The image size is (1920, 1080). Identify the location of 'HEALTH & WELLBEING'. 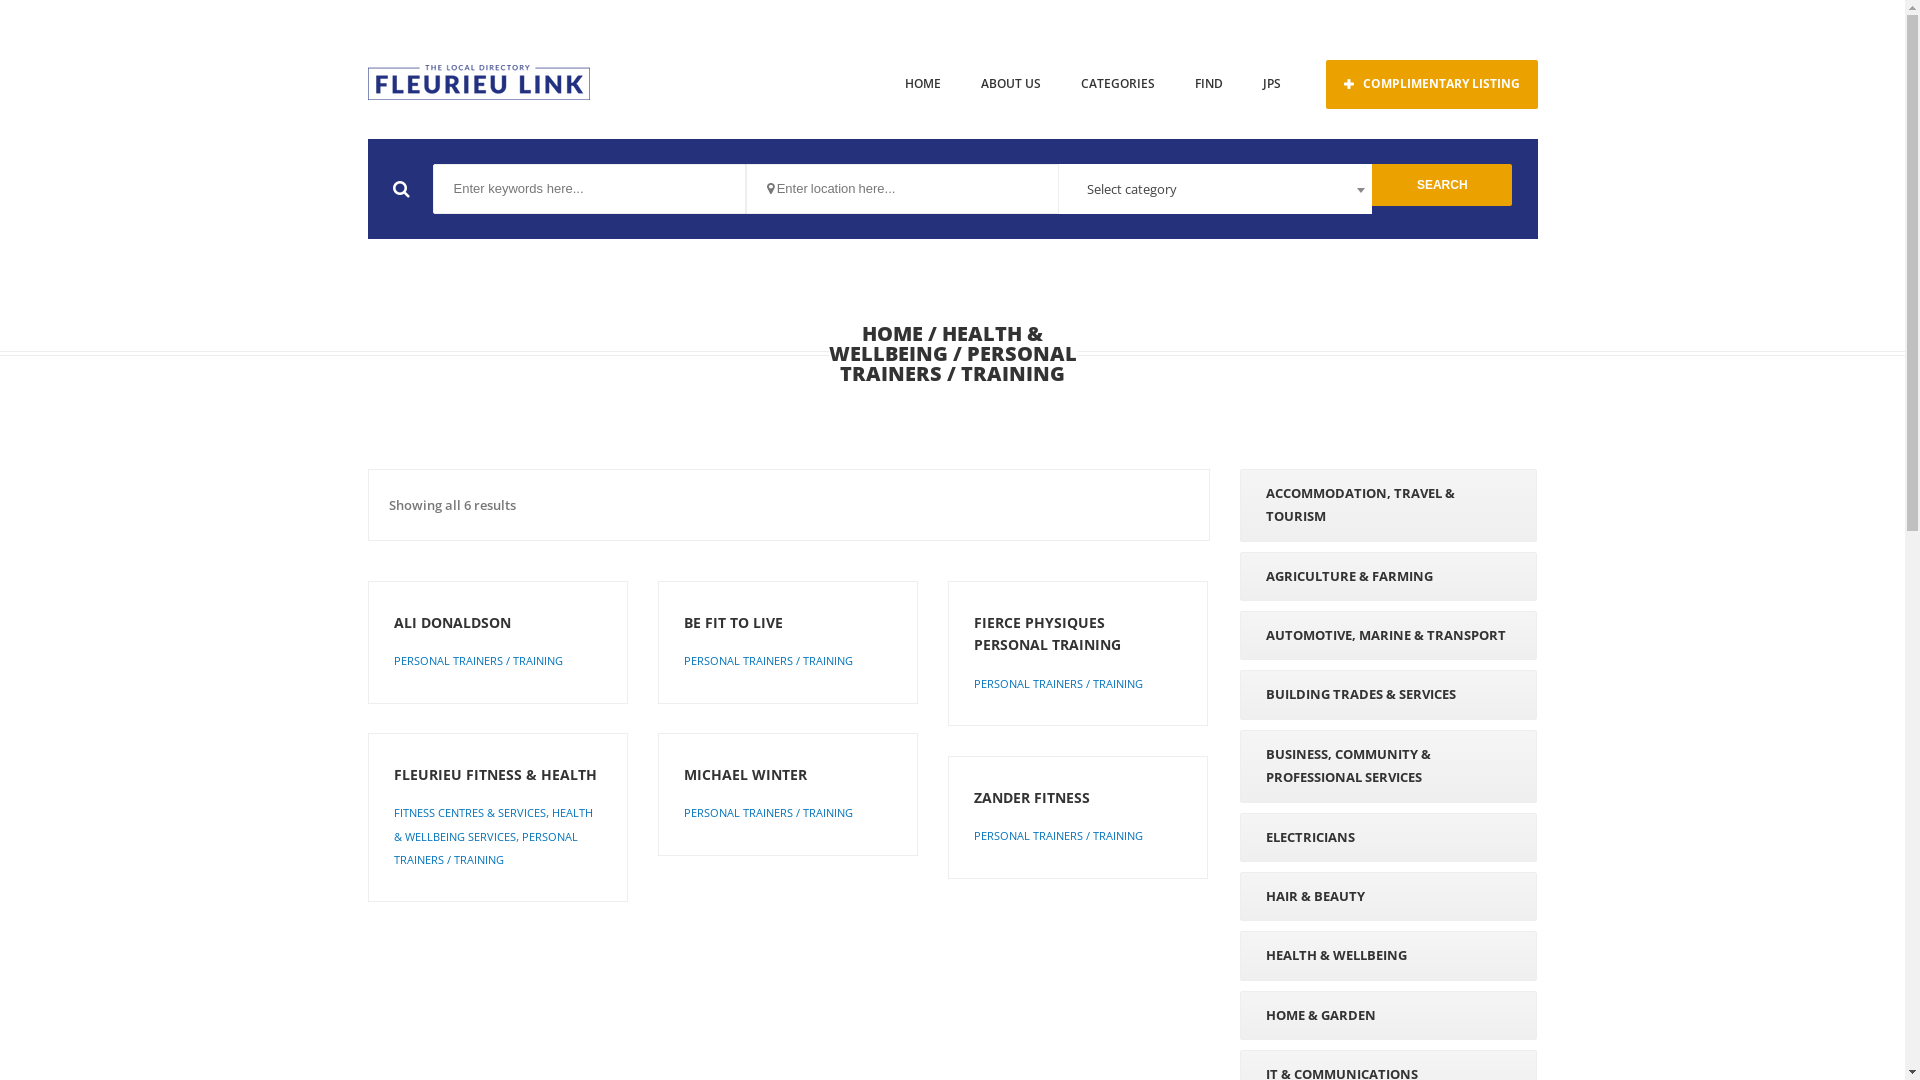
(934, 342).